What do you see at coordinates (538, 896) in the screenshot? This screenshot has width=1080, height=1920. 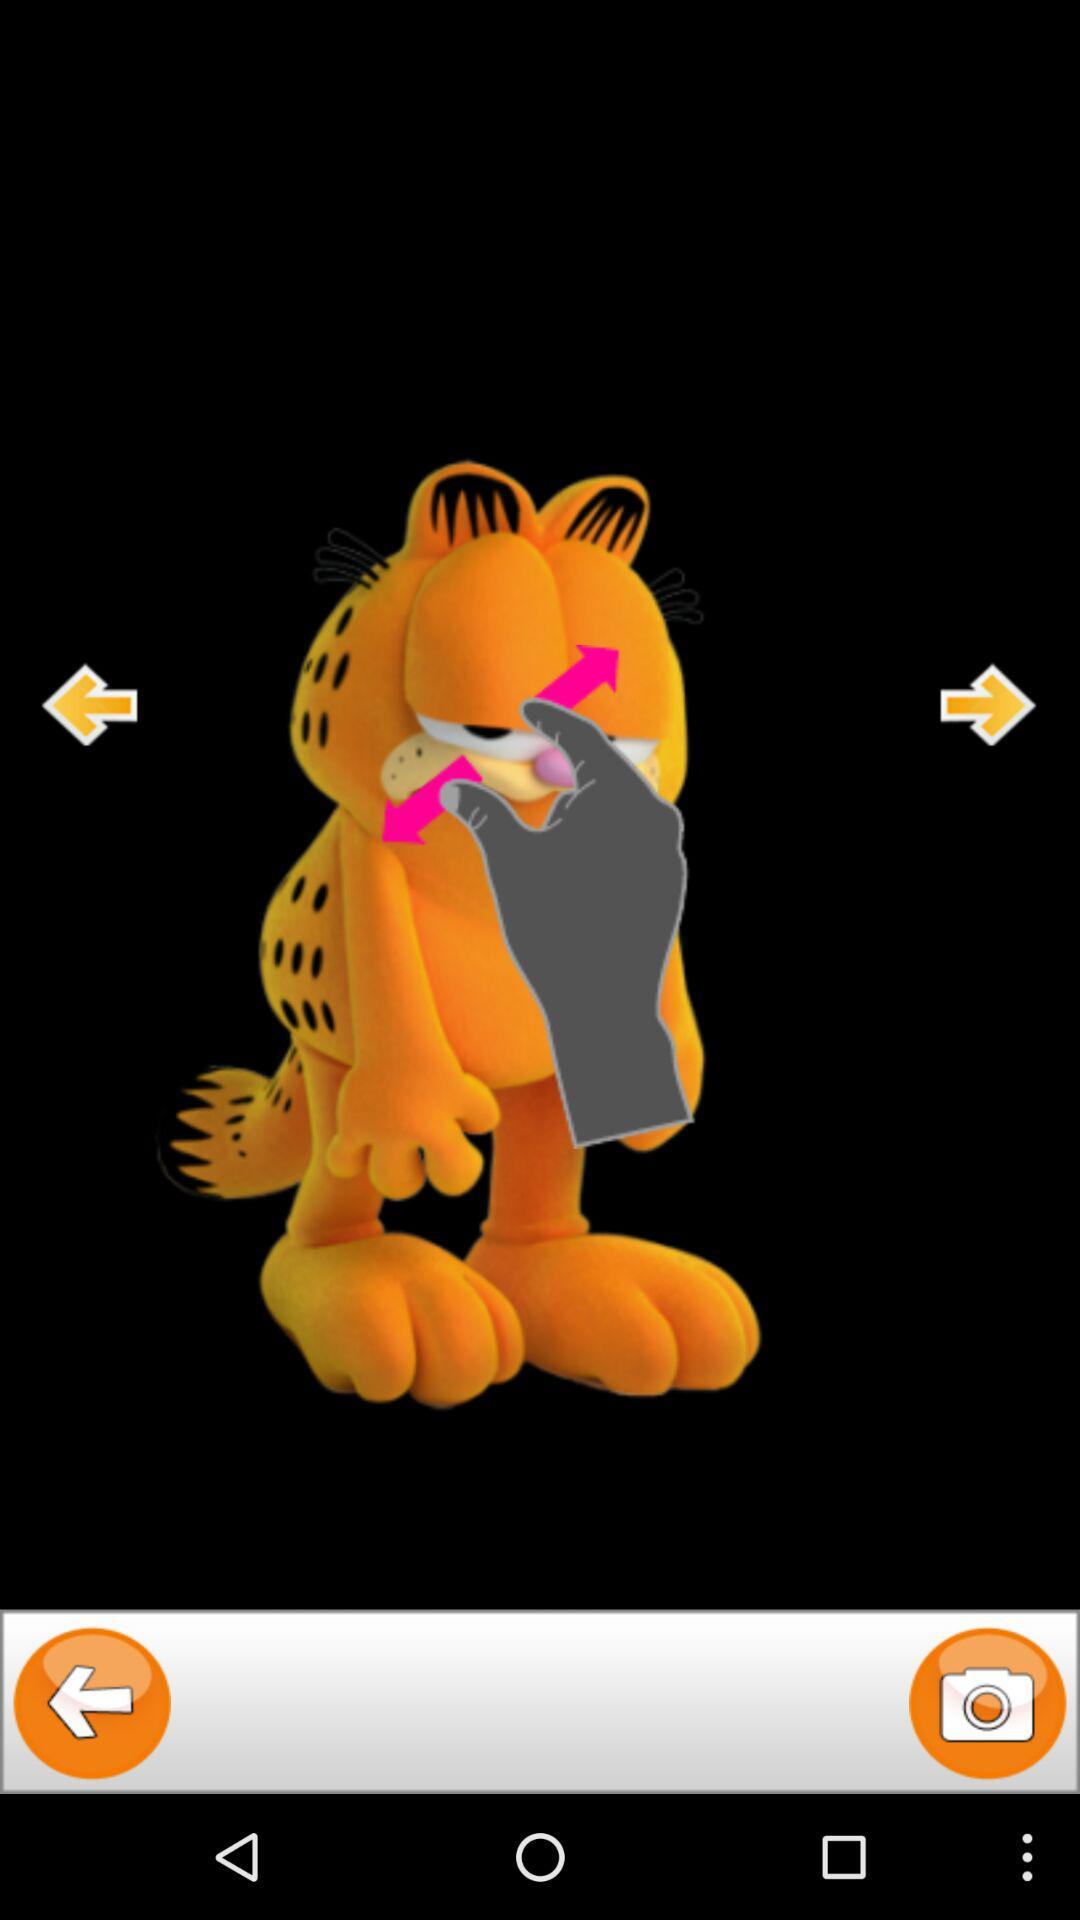 I see `zoom in on garfield` at bounding box center [538, 896].